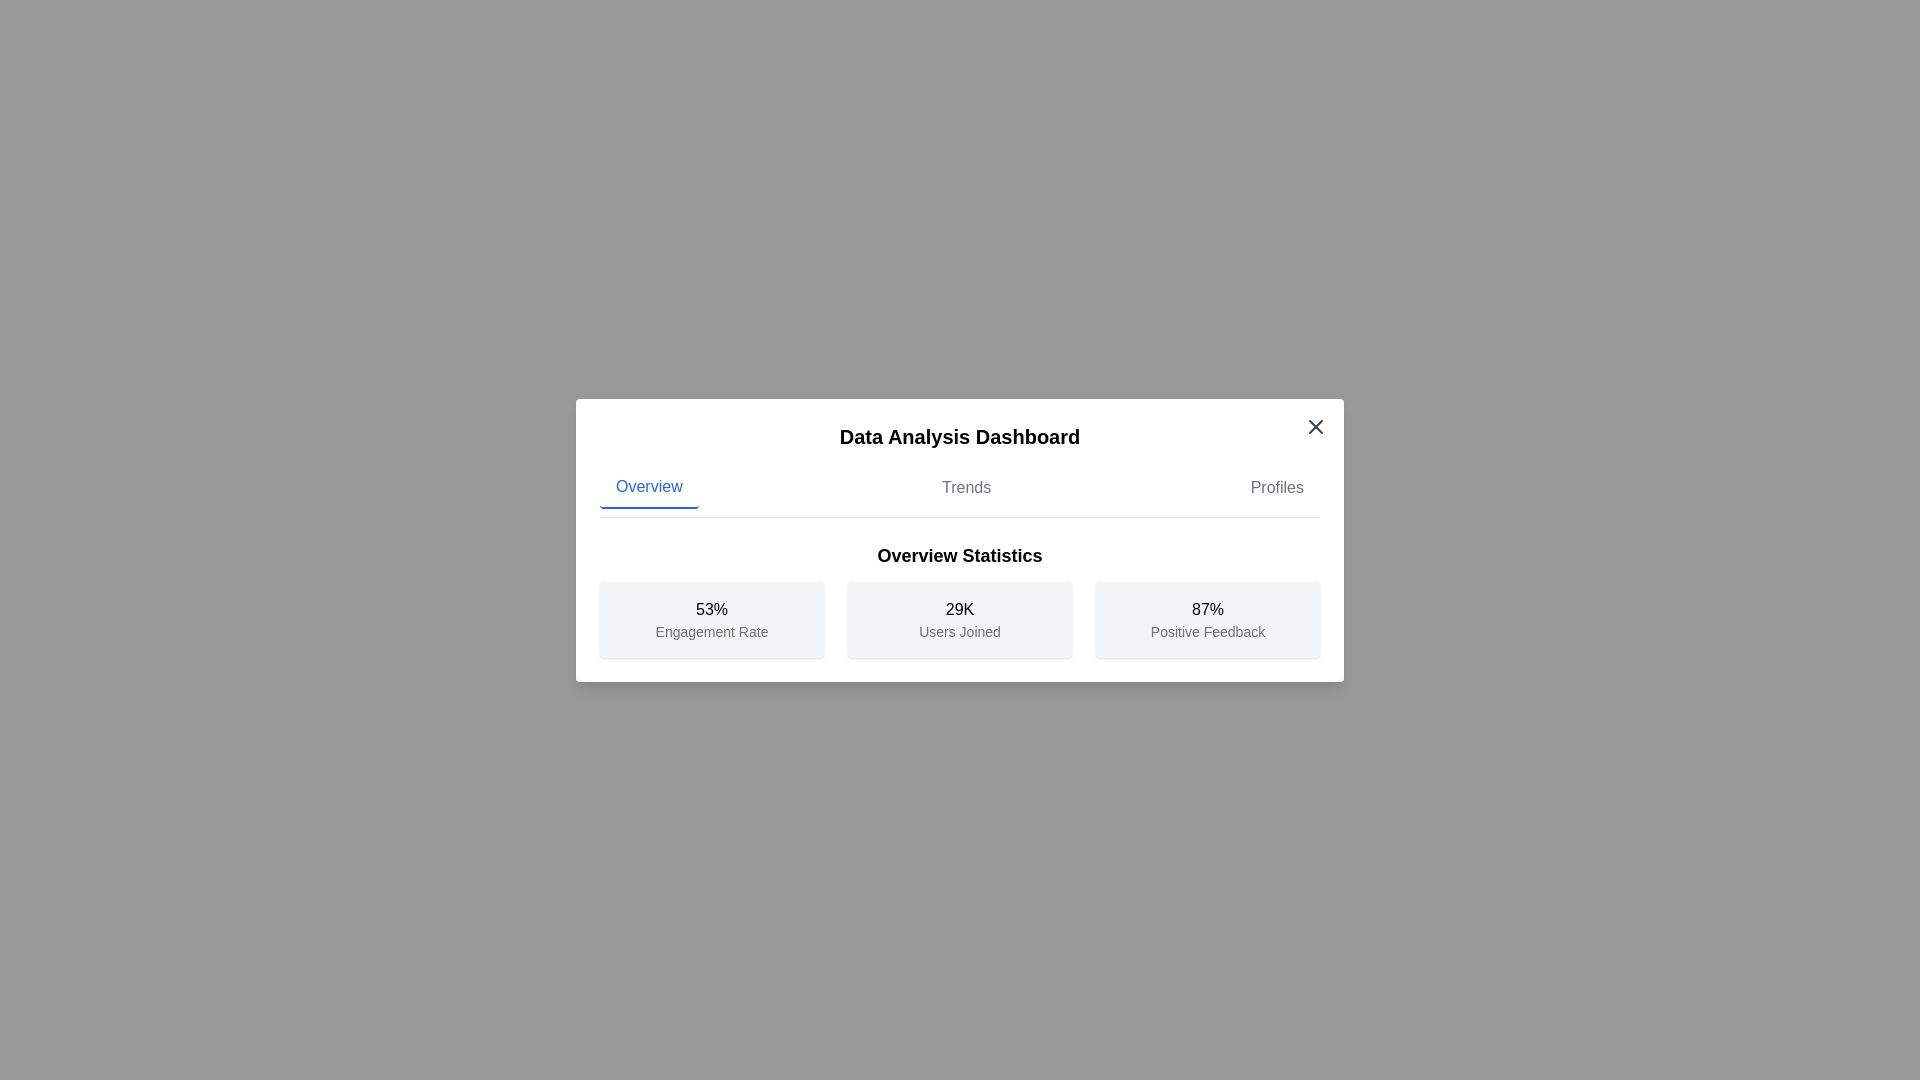 This screenshot has width=1920, height=1080. What do you see at coordinates (960, 597) in the screenshot?
I see `the Statistic display card that shows '29K' with the label 'Users Joined' in the 'Data Analysis Dashboard' interface` at bounding box center [960, 597].